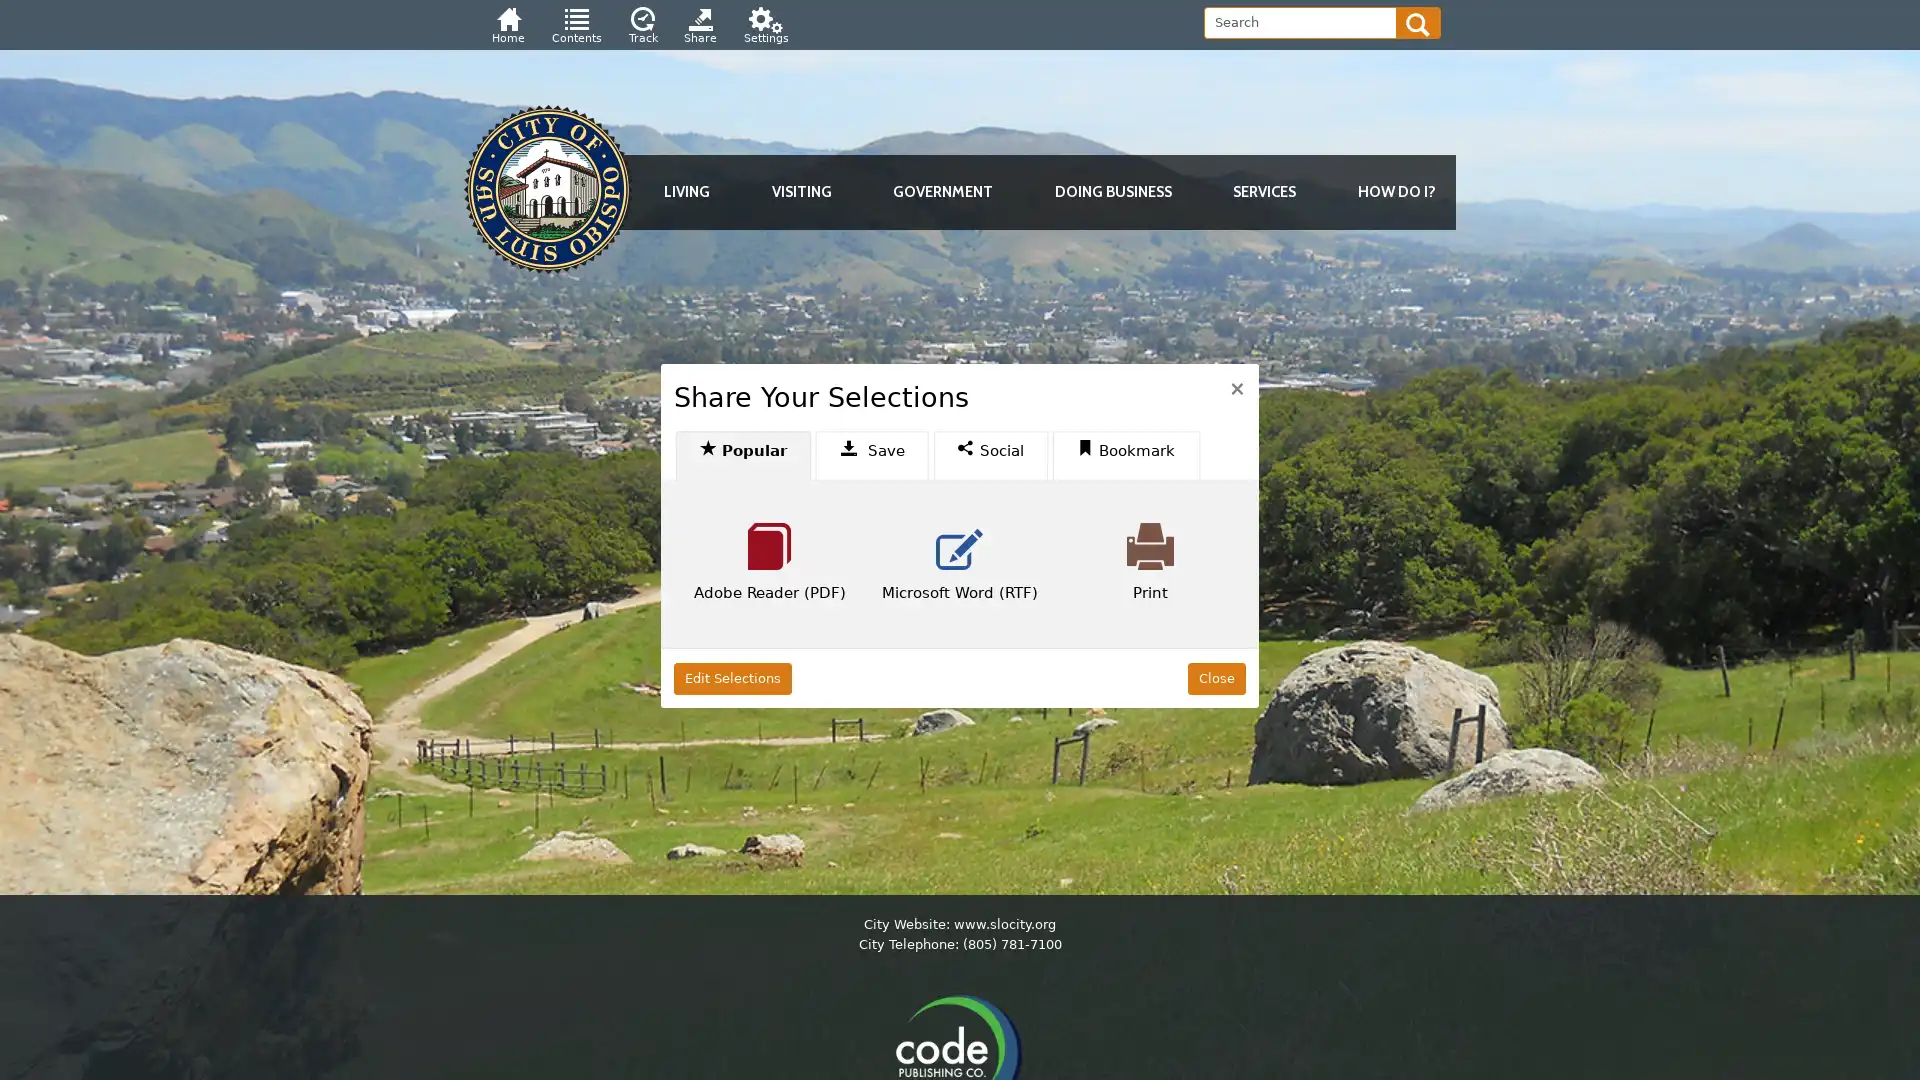 The height and width of the screenshot is (1080, 1920). What do you see at coordinates (1417, 22) in the screenshot?
I see `Search all available documents for the term(s) you entered.` at bounding box center [1417, 22].